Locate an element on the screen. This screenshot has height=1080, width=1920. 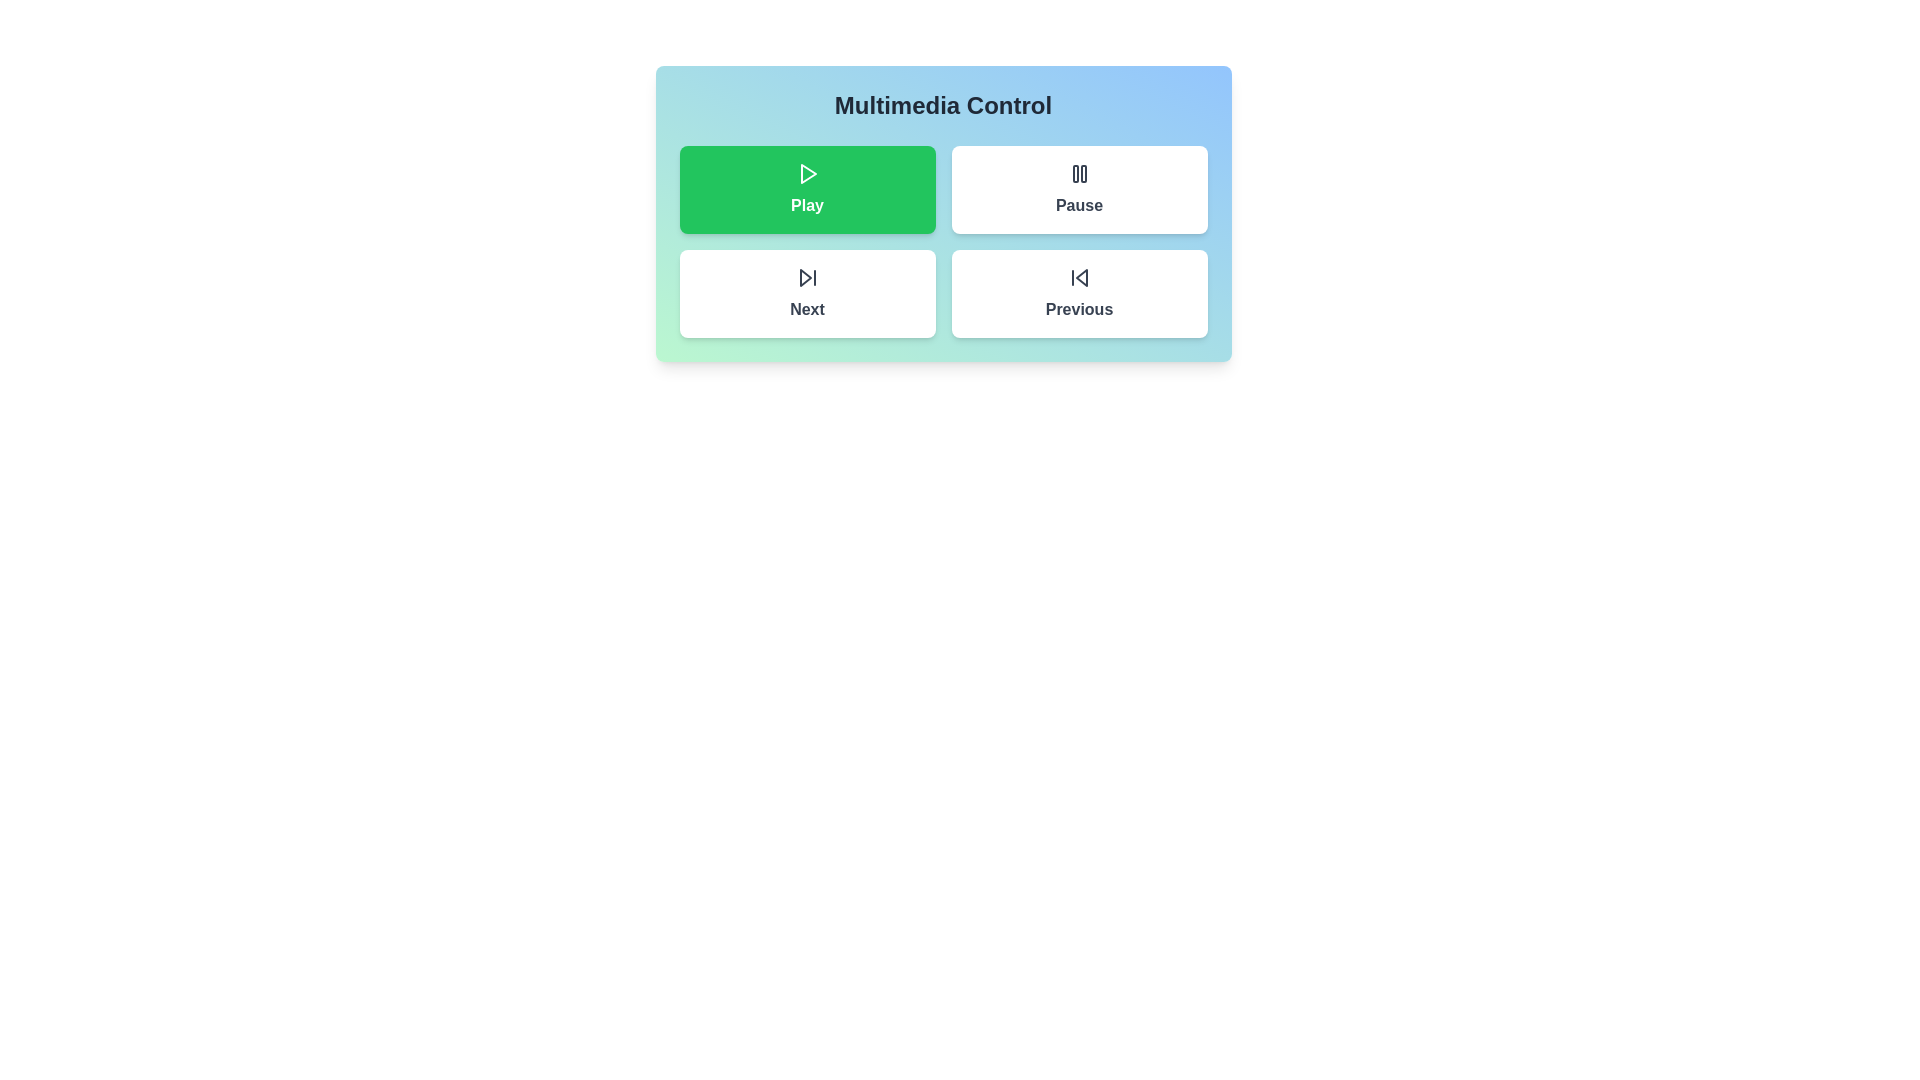
the 'Next' button to activate it is located at coordinates (807, 293).